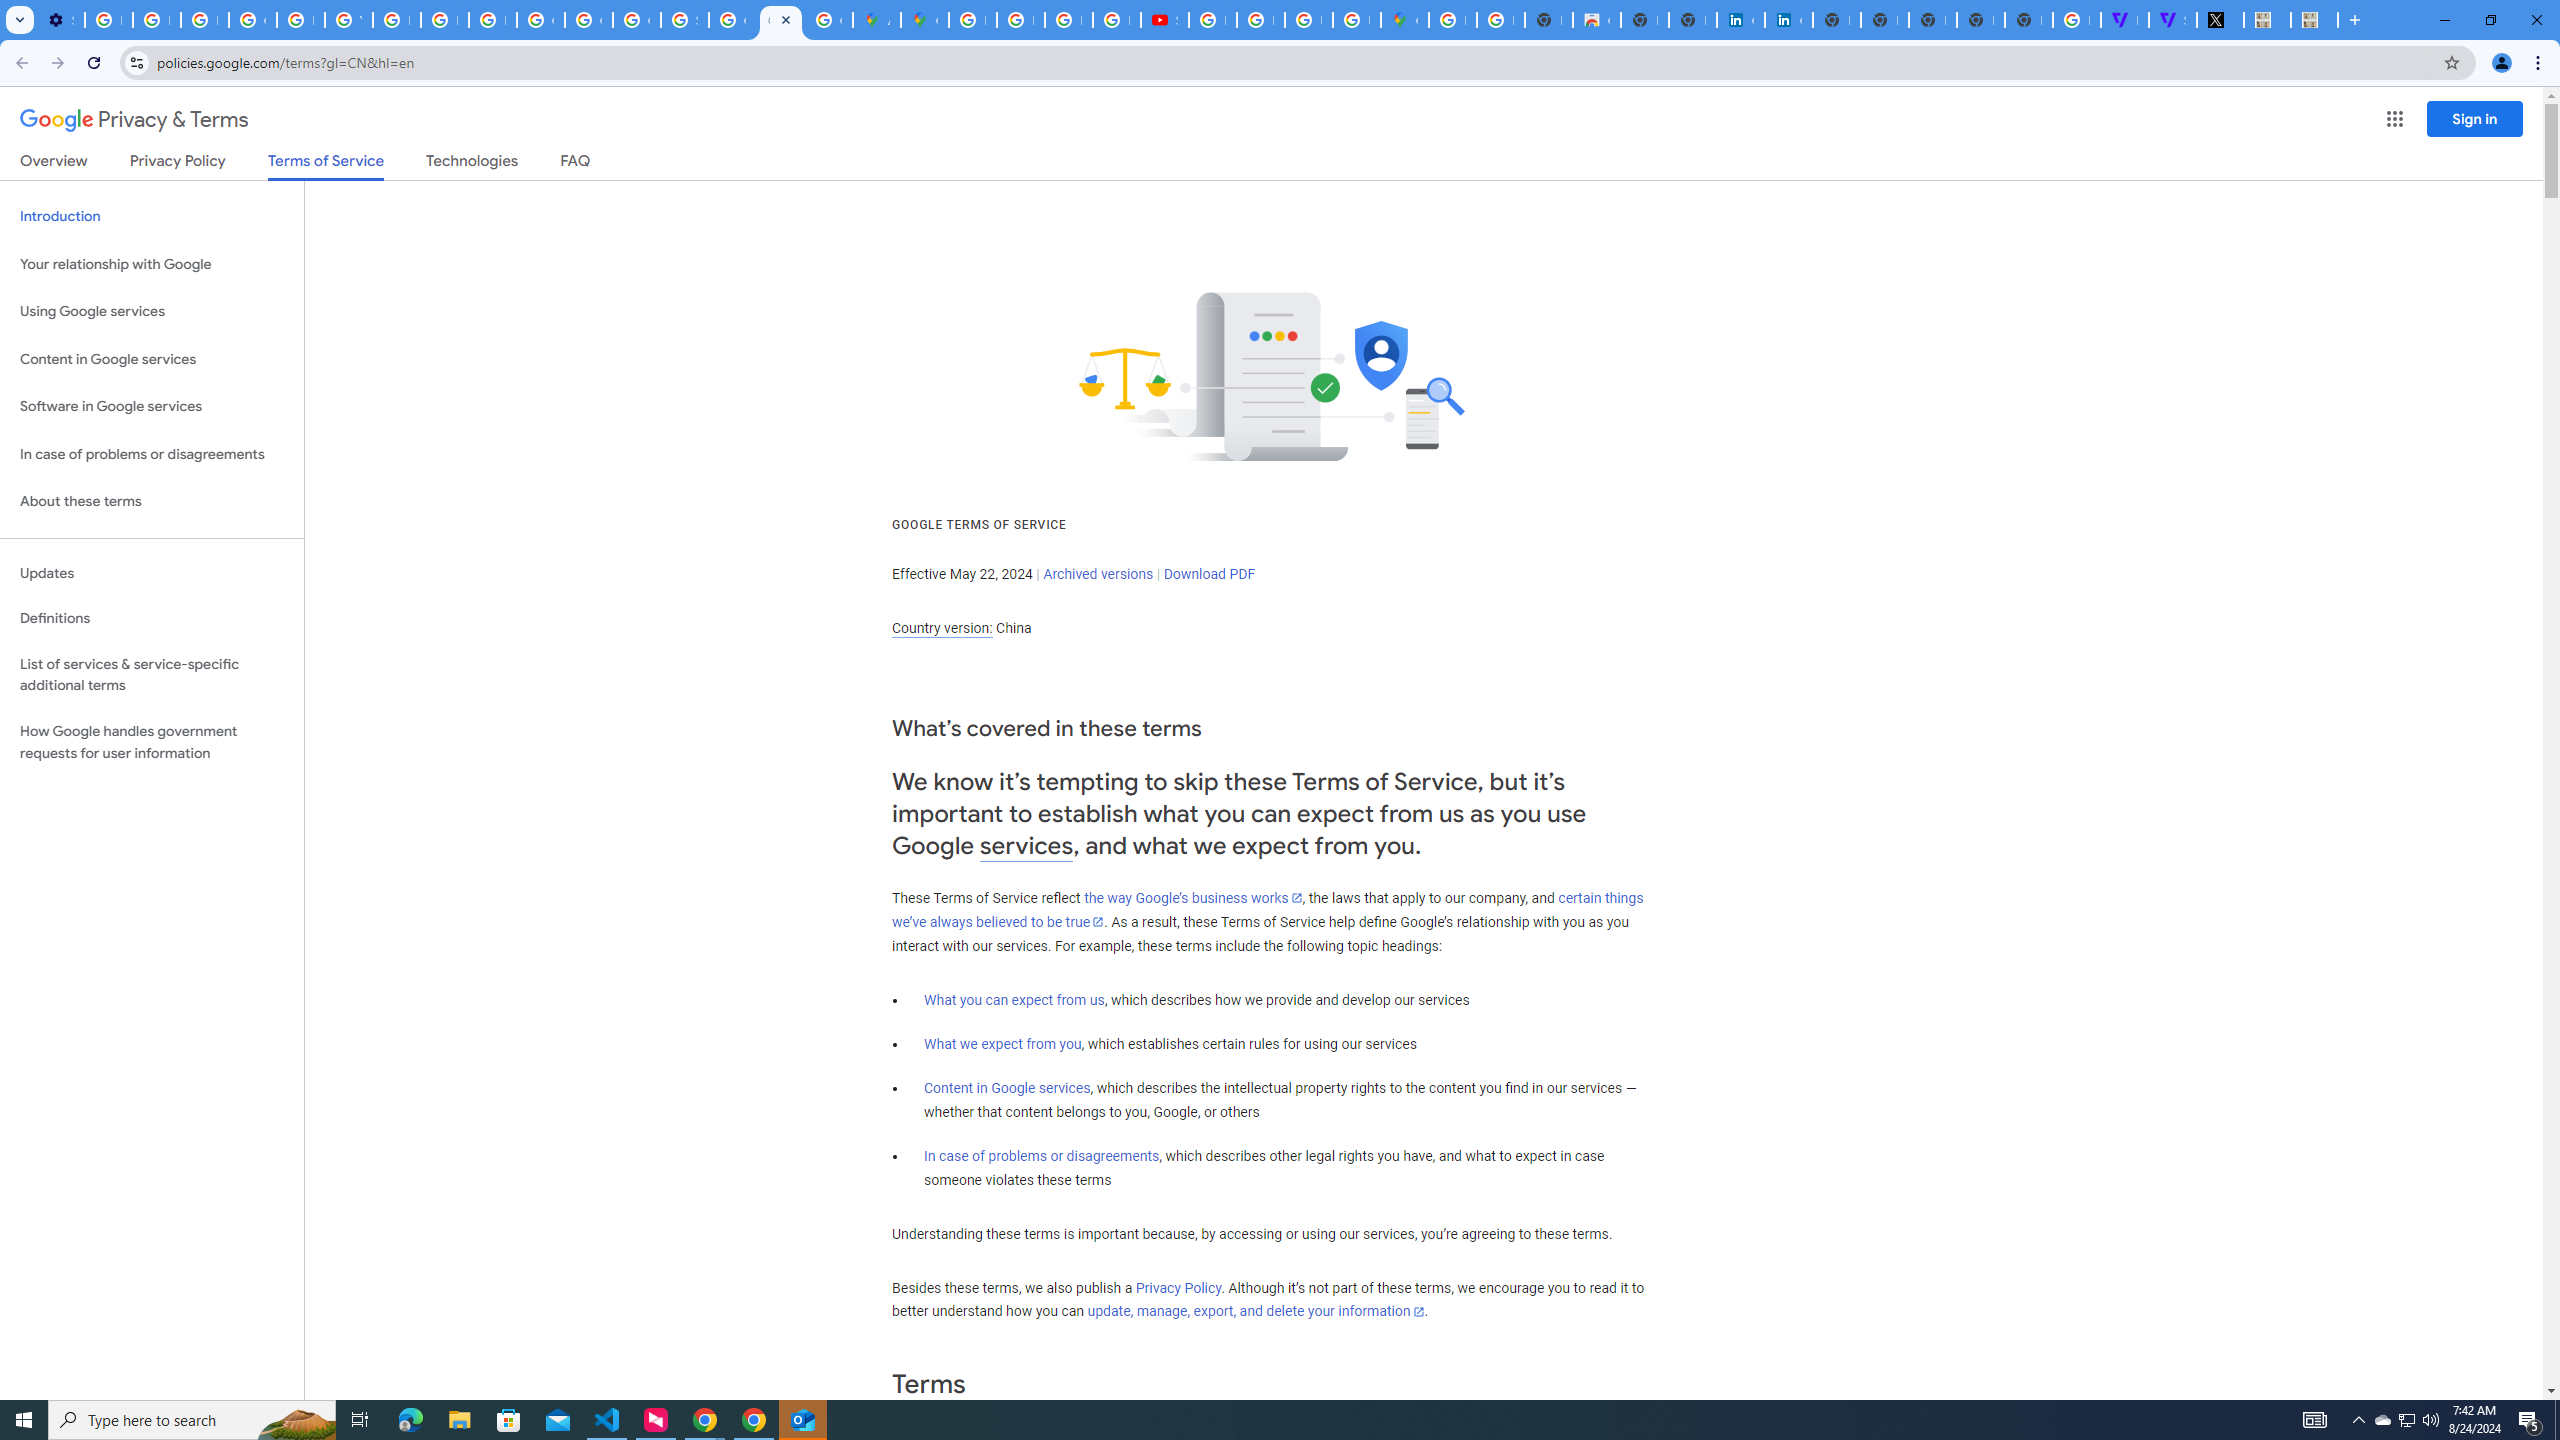 The image size is (2560, 1440). Describe the element at coordinates (2172, 19) in the screenshot. I see `'Streaming - The Verge'` at that location.